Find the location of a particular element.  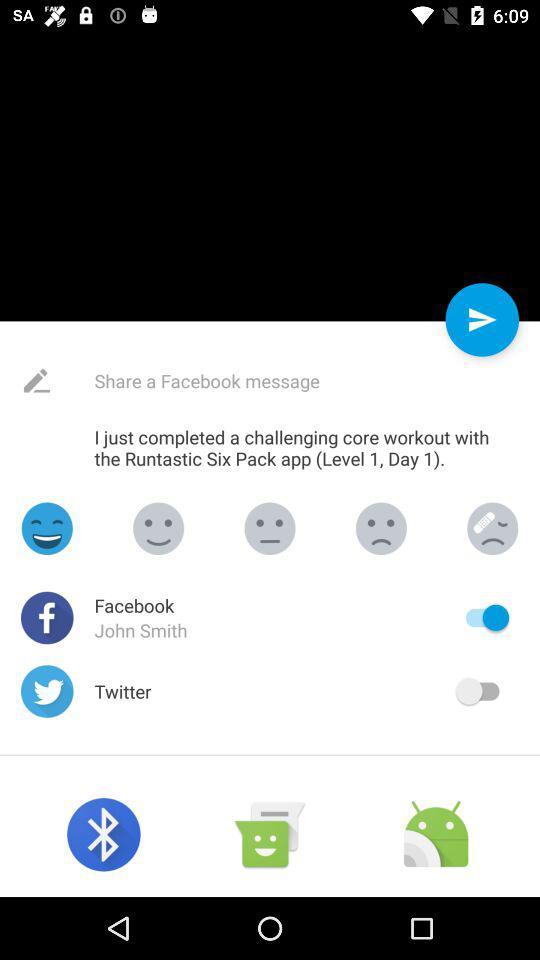

the emoji icon is located at coordinates (157, 527).